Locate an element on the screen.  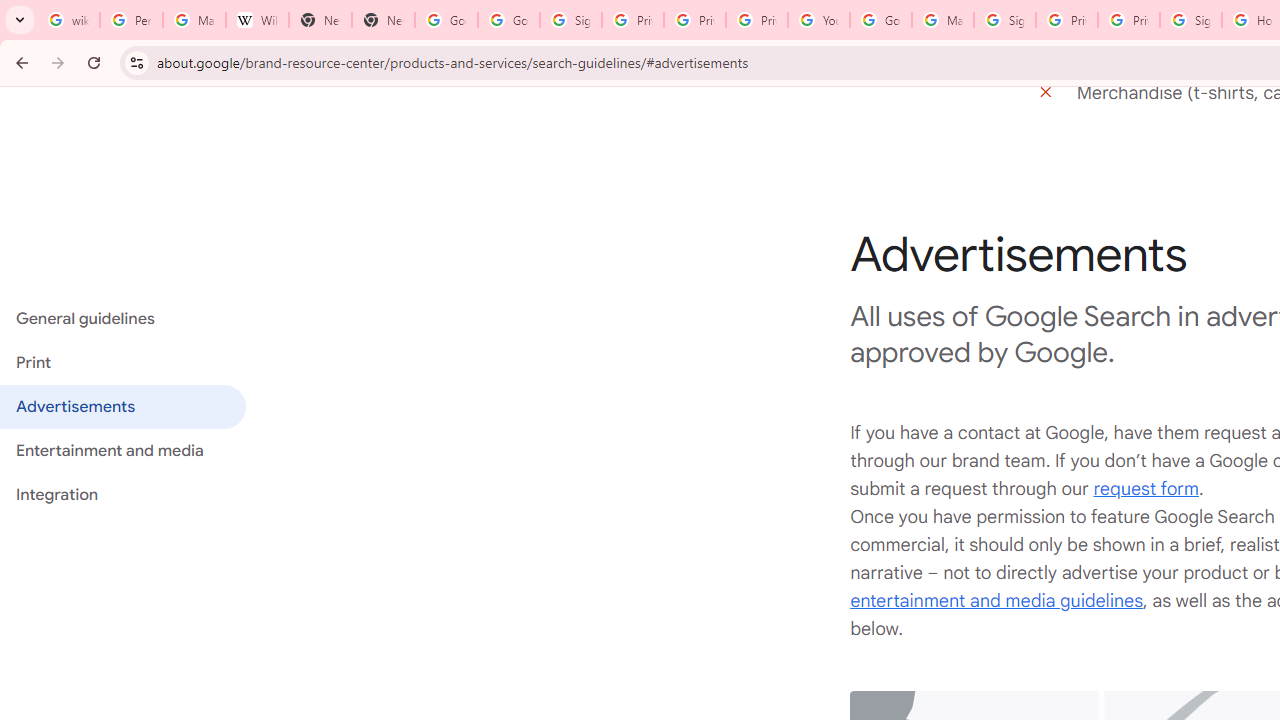
'Advertisements' is located at coordinates (121, 406).